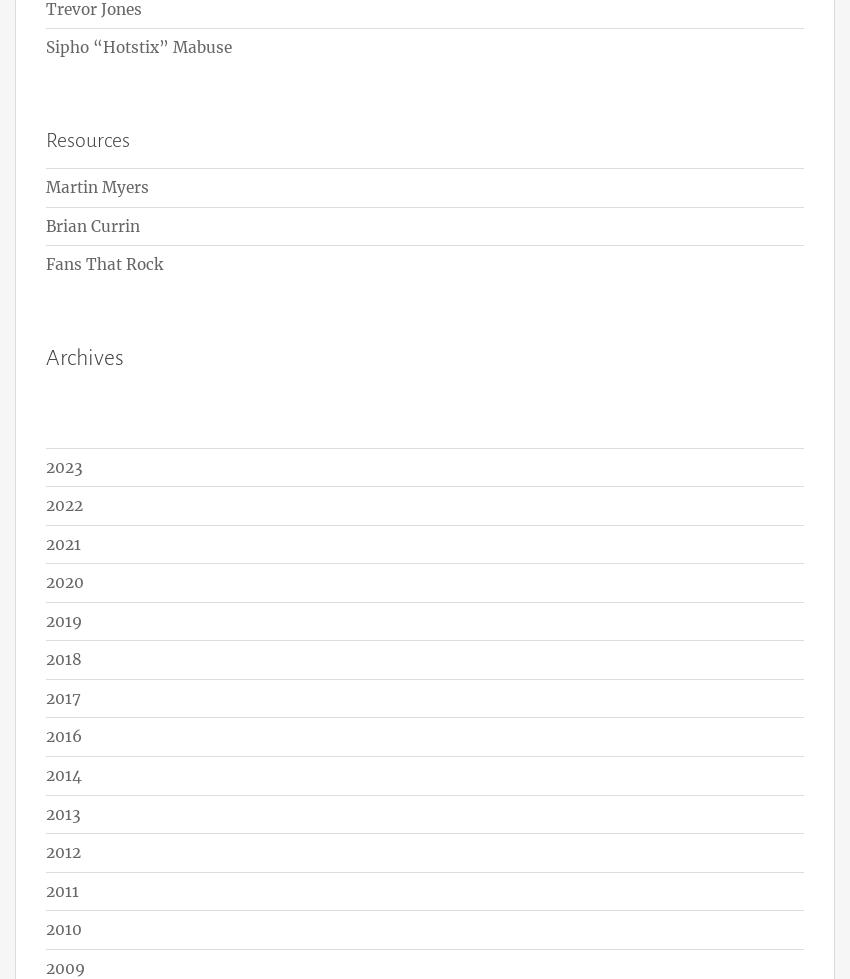  Describe the element at coordinates (85, 357) in the screenshot. I see `'Archives'` at that location.